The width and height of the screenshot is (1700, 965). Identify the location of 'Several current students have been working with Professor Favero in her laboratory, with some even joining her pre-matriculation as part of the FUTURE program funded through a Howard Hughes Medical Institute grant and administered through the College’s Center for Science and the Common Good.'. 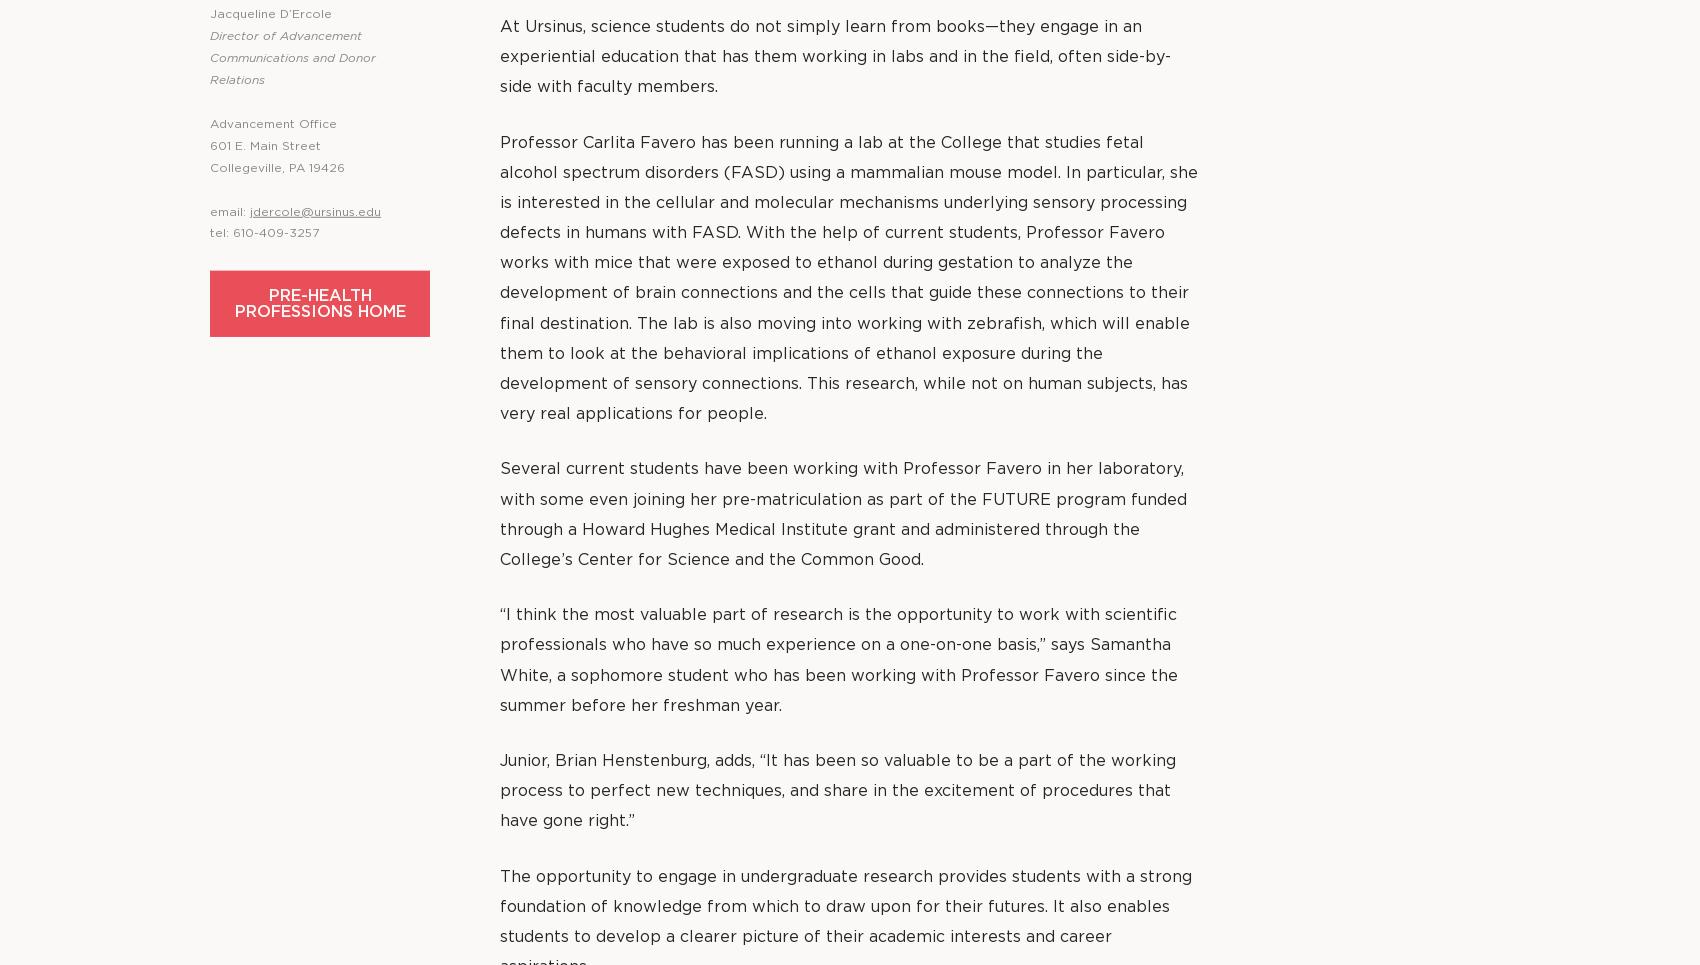
(842, 513).